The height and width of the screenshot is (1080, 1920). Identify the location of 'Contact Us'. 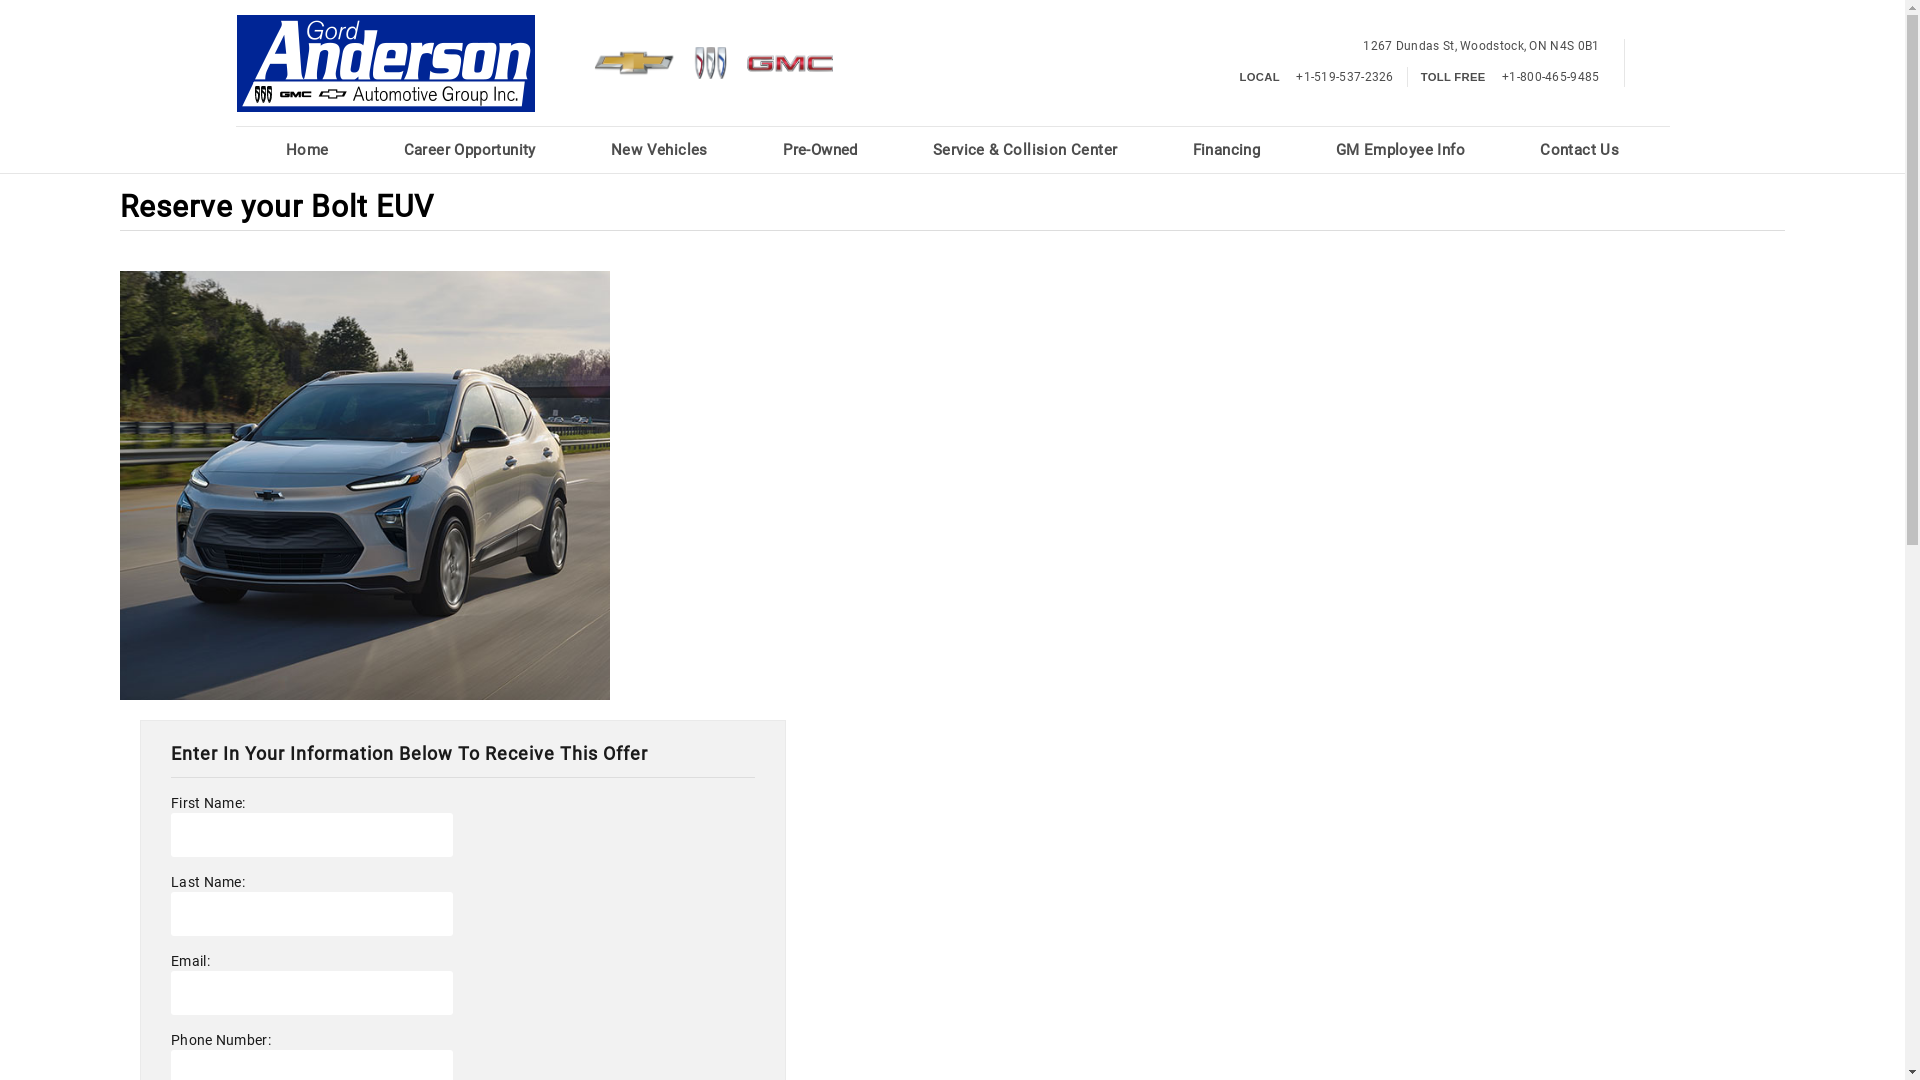
(1578, 149).